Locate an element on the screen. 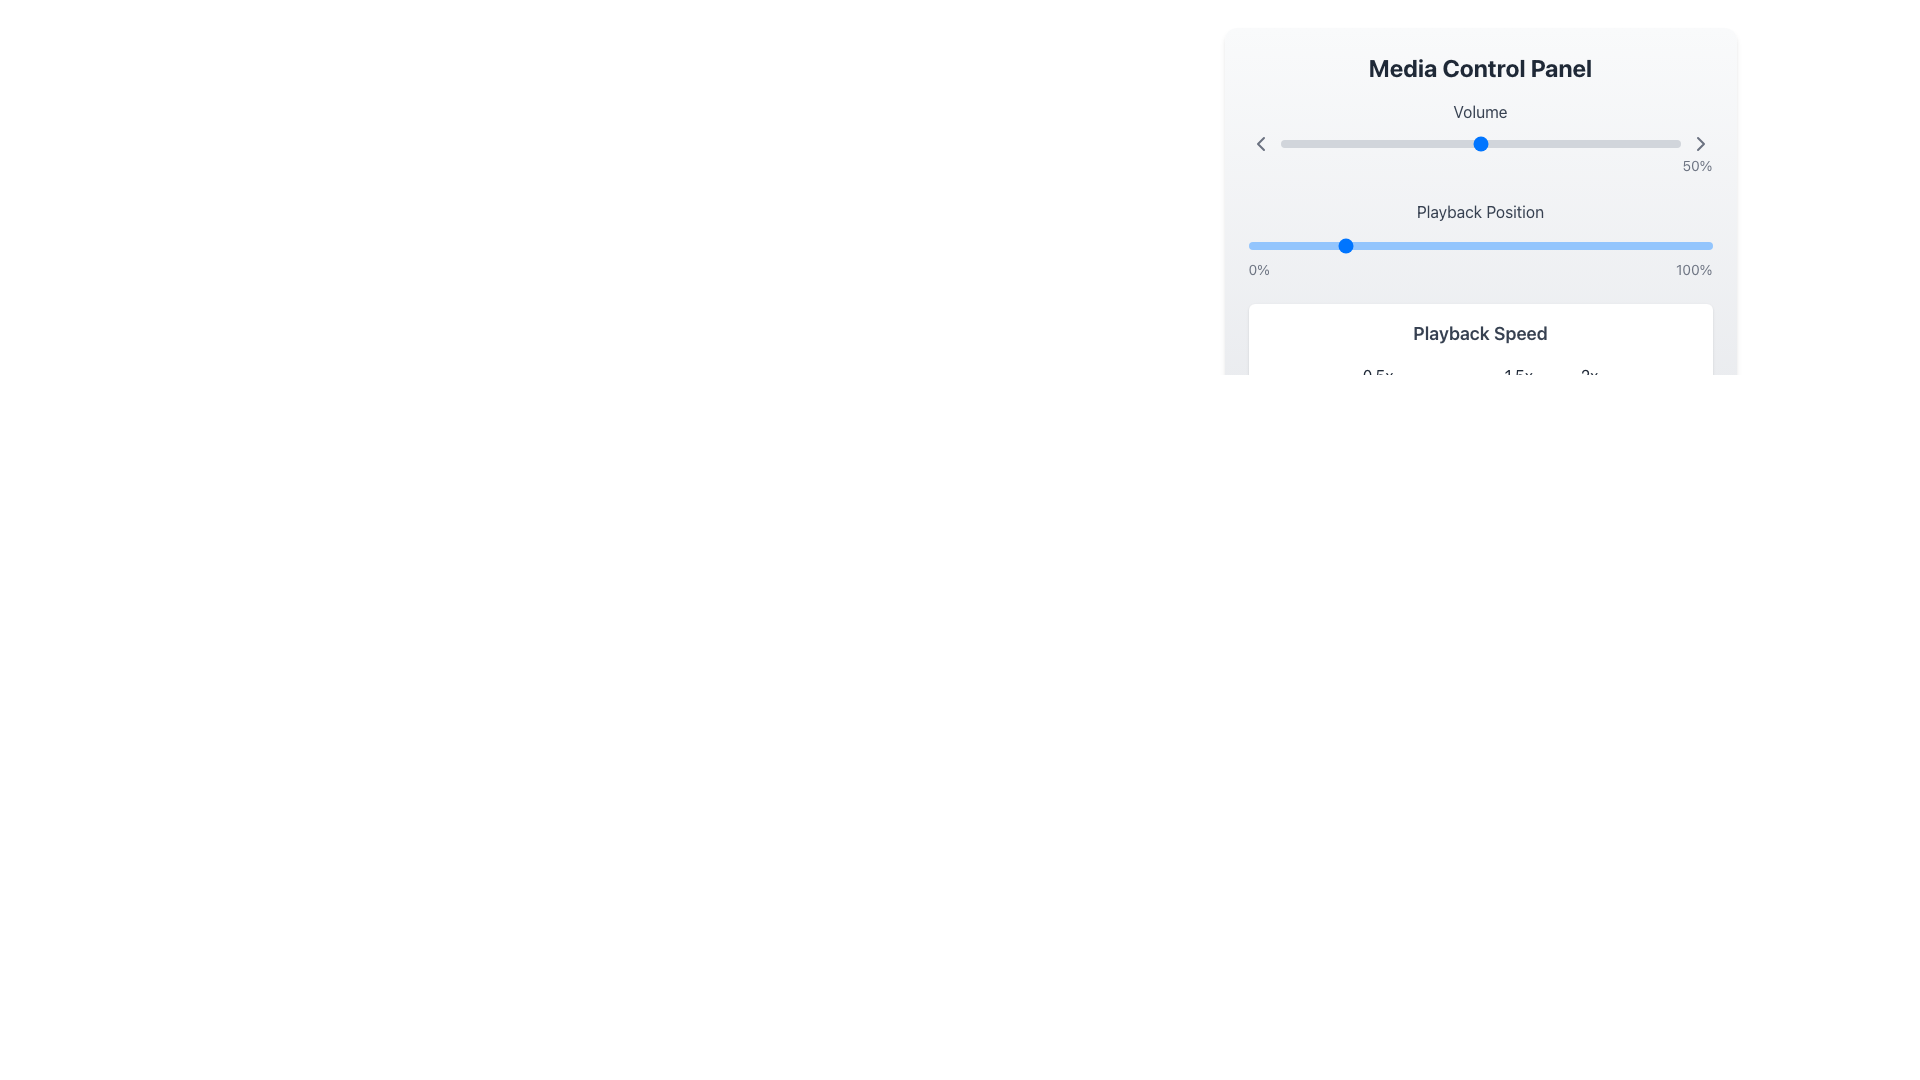  volume is located at coordinates (1492, 142).